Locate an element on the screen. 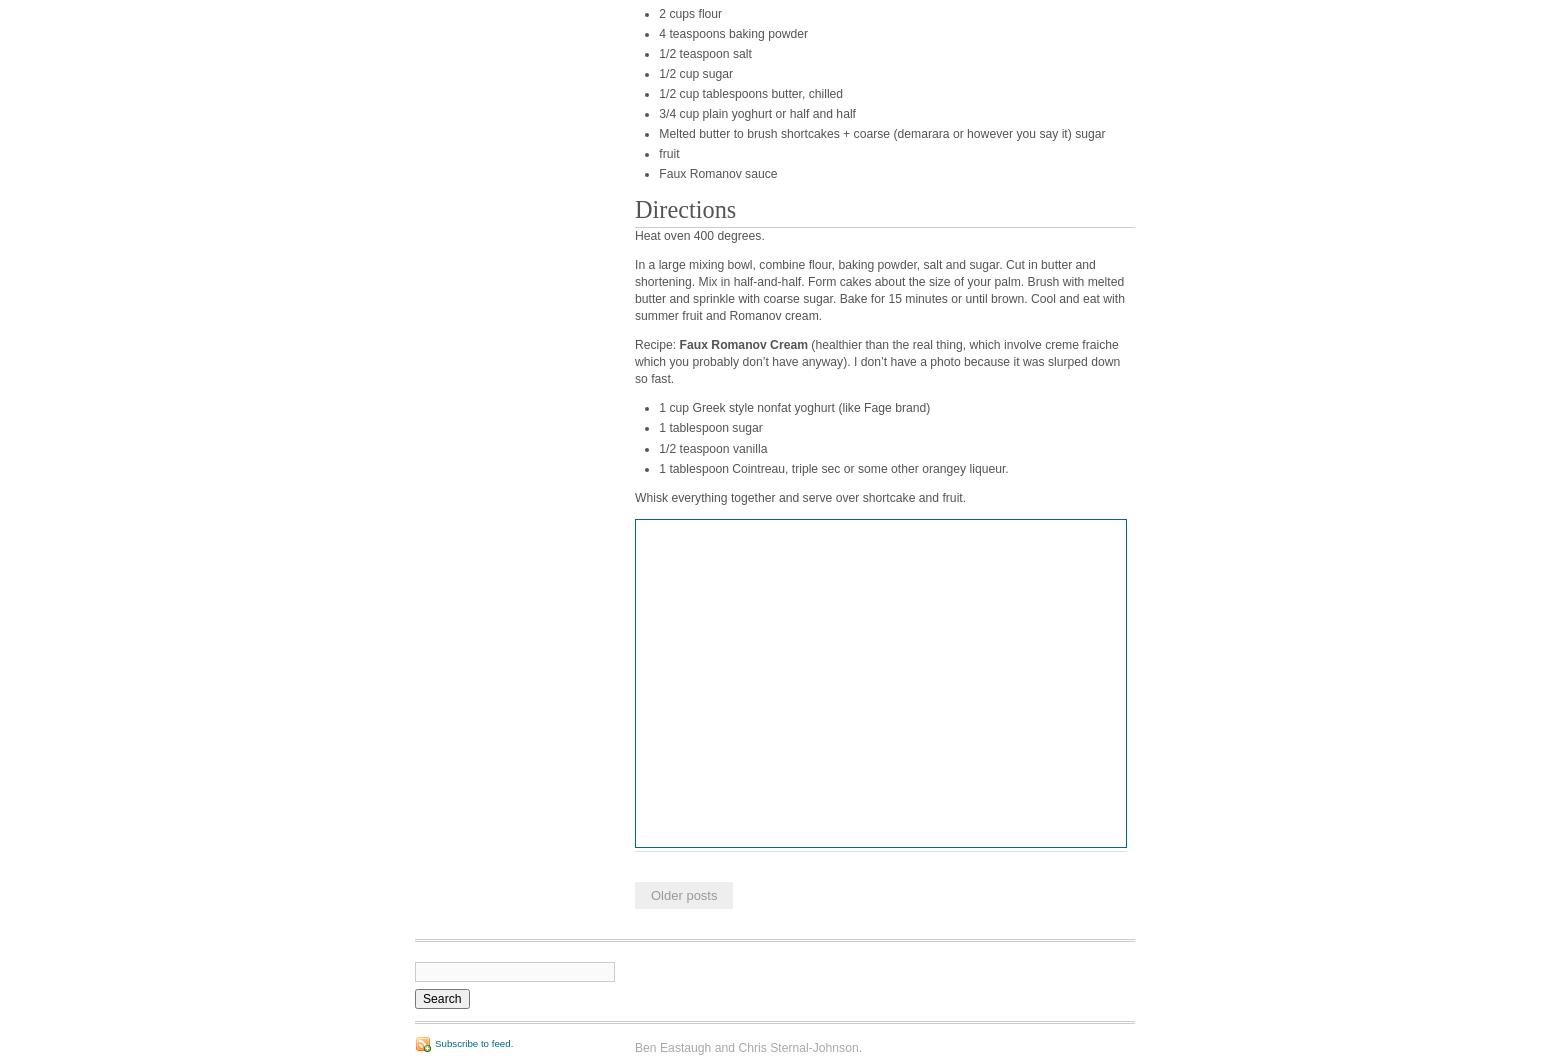  'Faux Romanov sauce' is located at coordinates (717, 173).